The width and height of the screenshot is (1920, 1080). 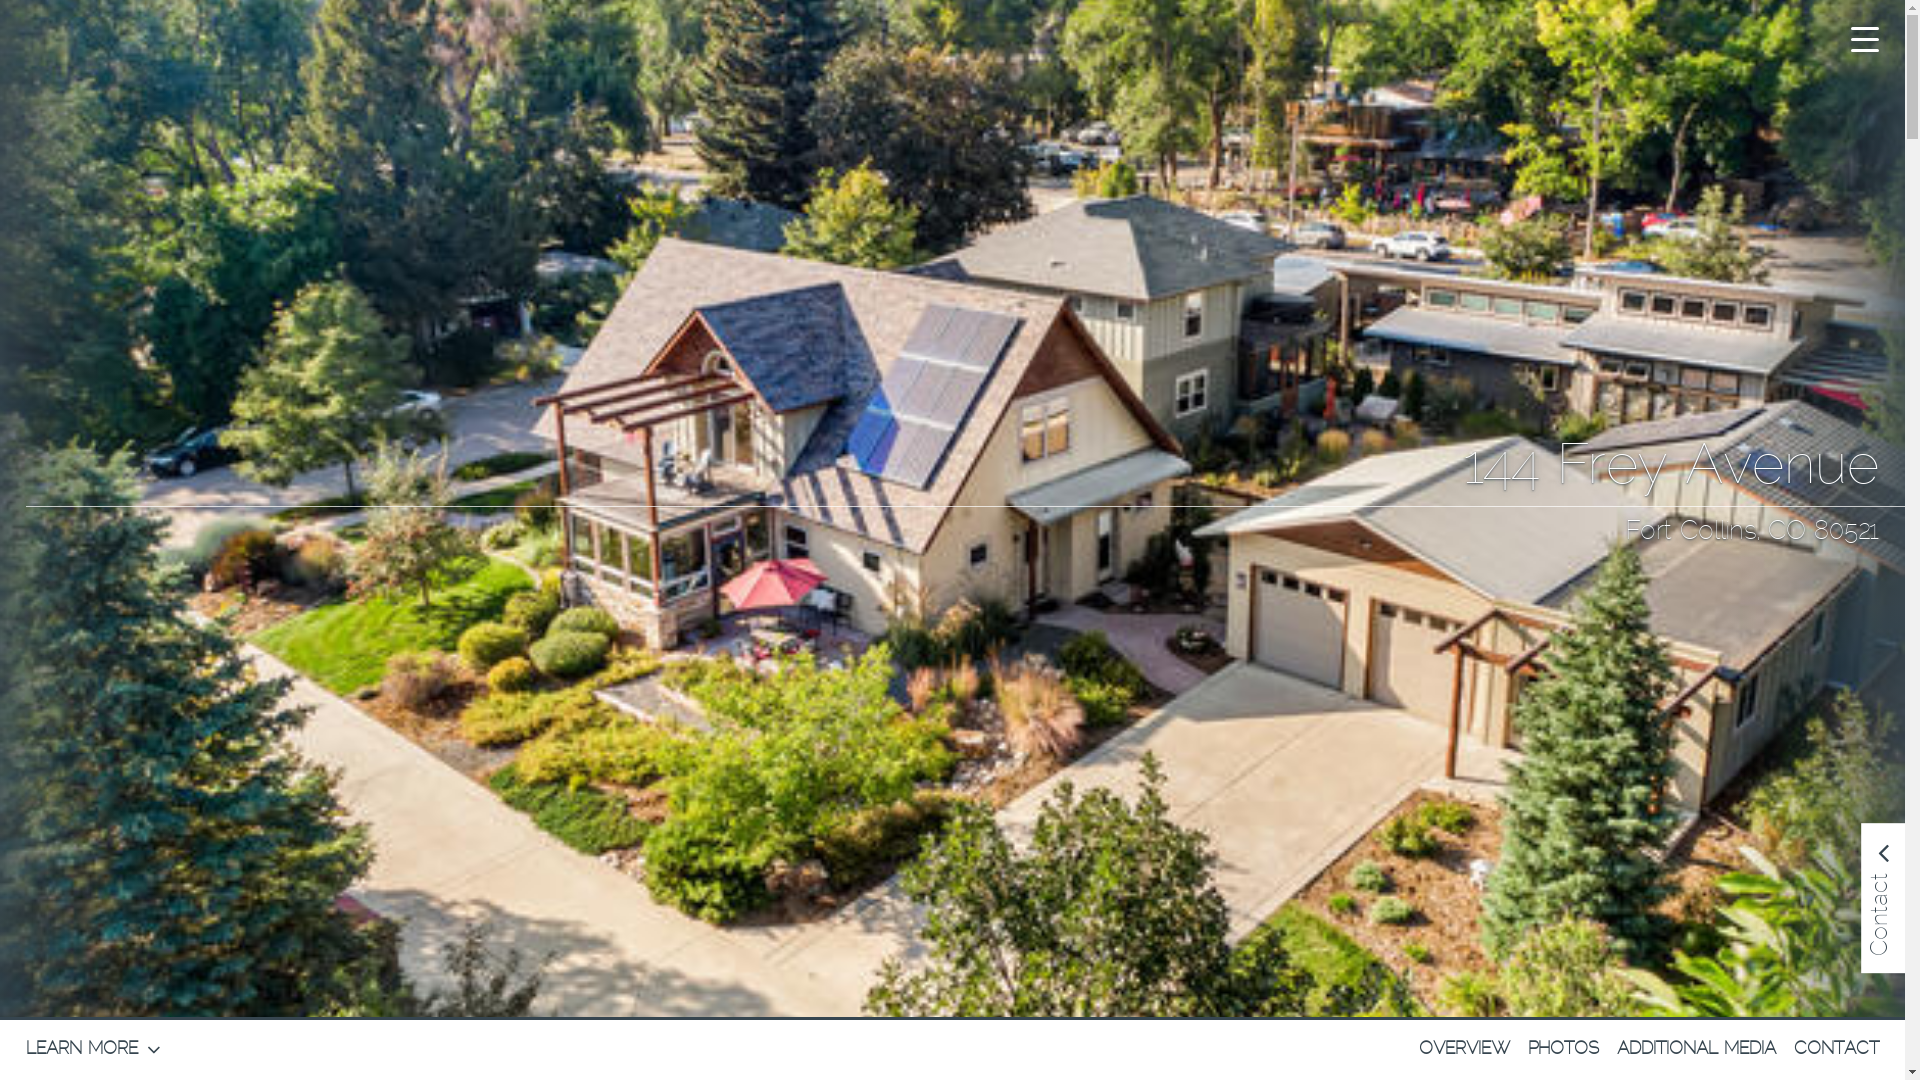 I want to click on 'ADDITIONAL MEDIA', so click(x=1617, y=1048).